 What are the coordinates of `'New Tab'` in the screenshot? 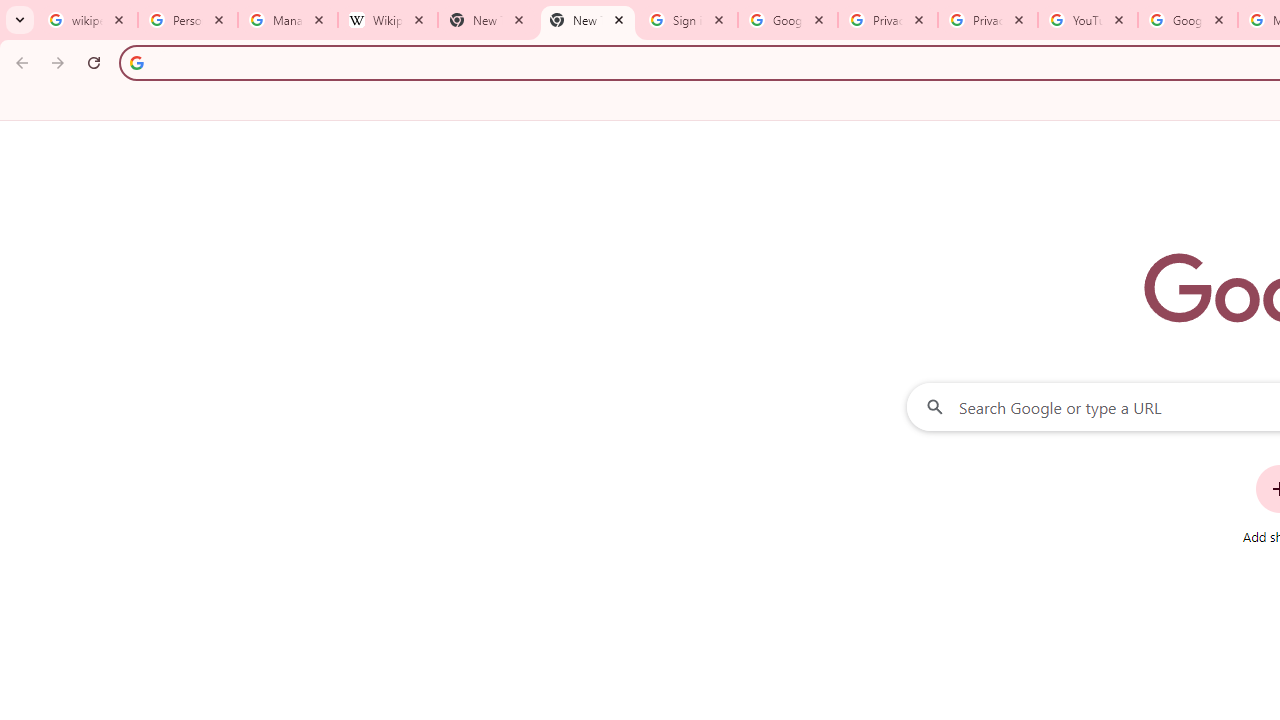 It's located at (586, 20).